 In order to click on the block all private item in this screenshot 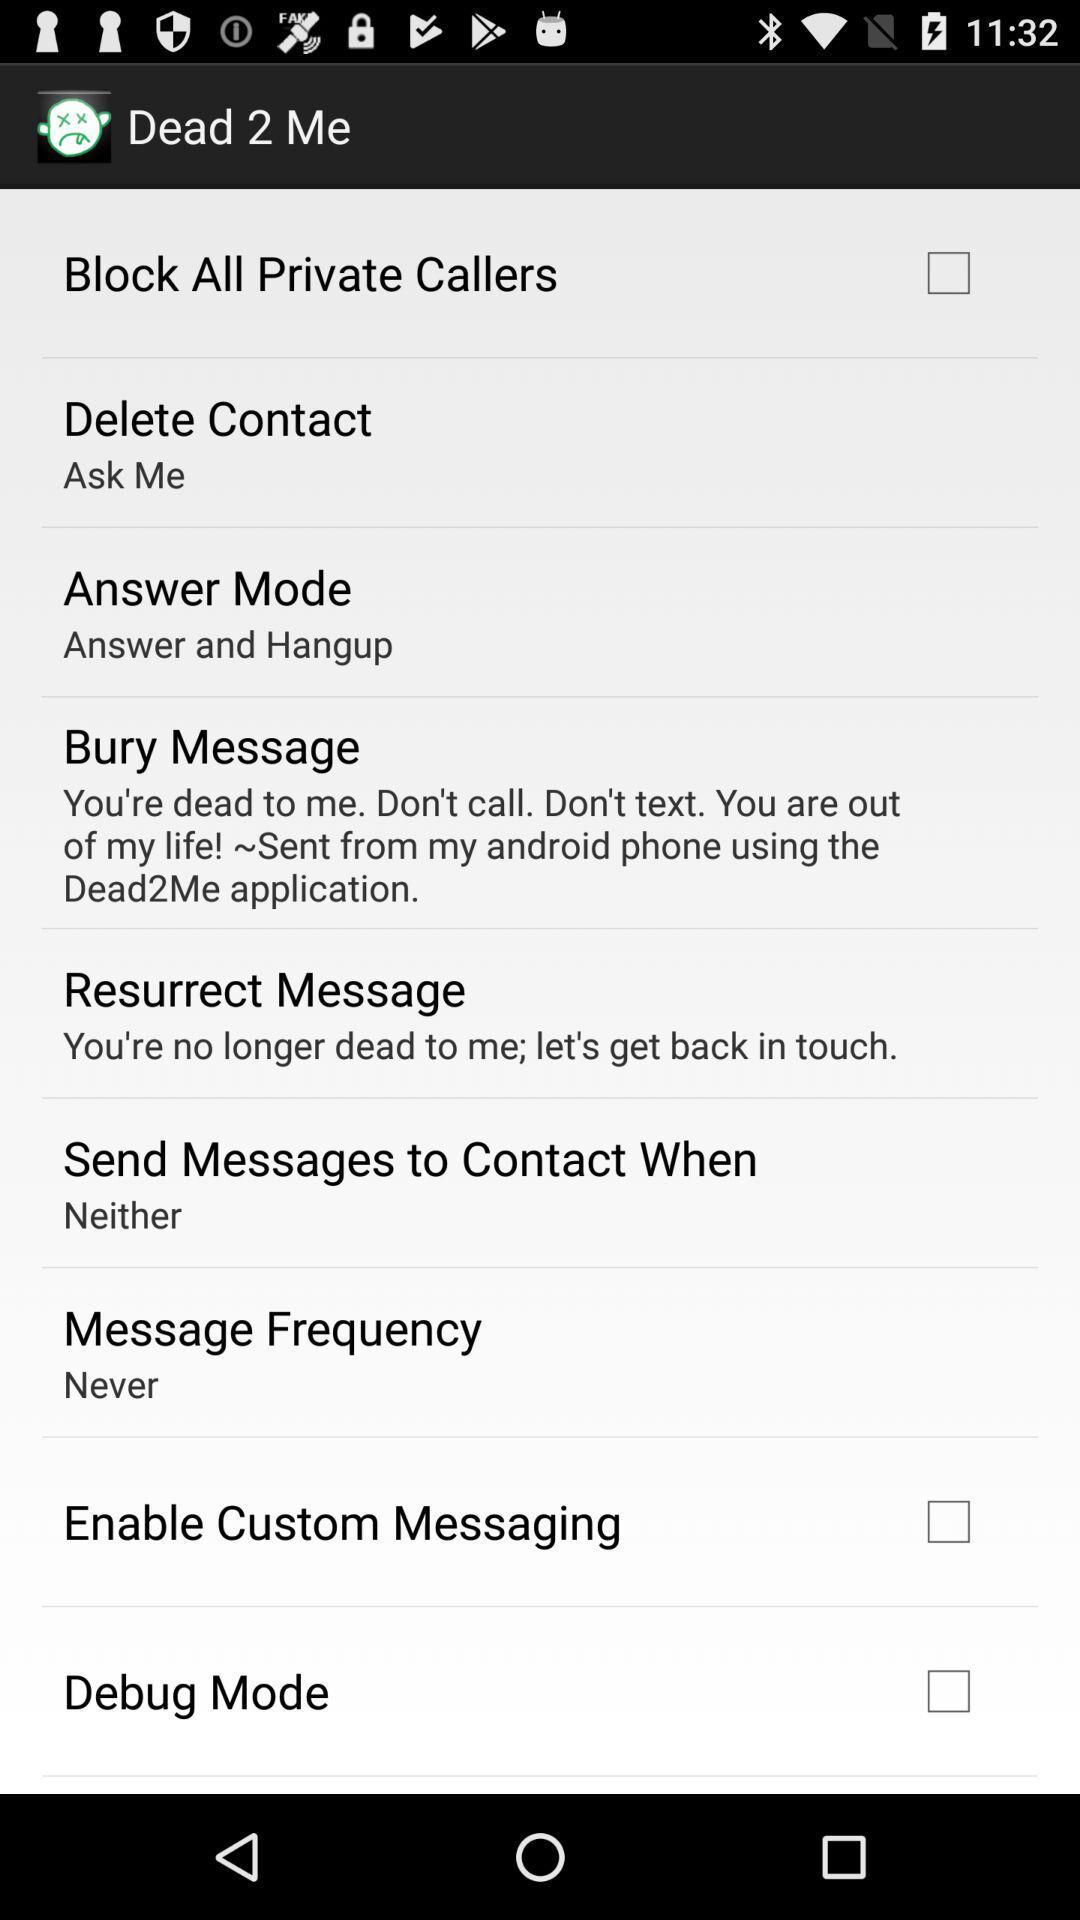, I will do `click(310, 271)`.